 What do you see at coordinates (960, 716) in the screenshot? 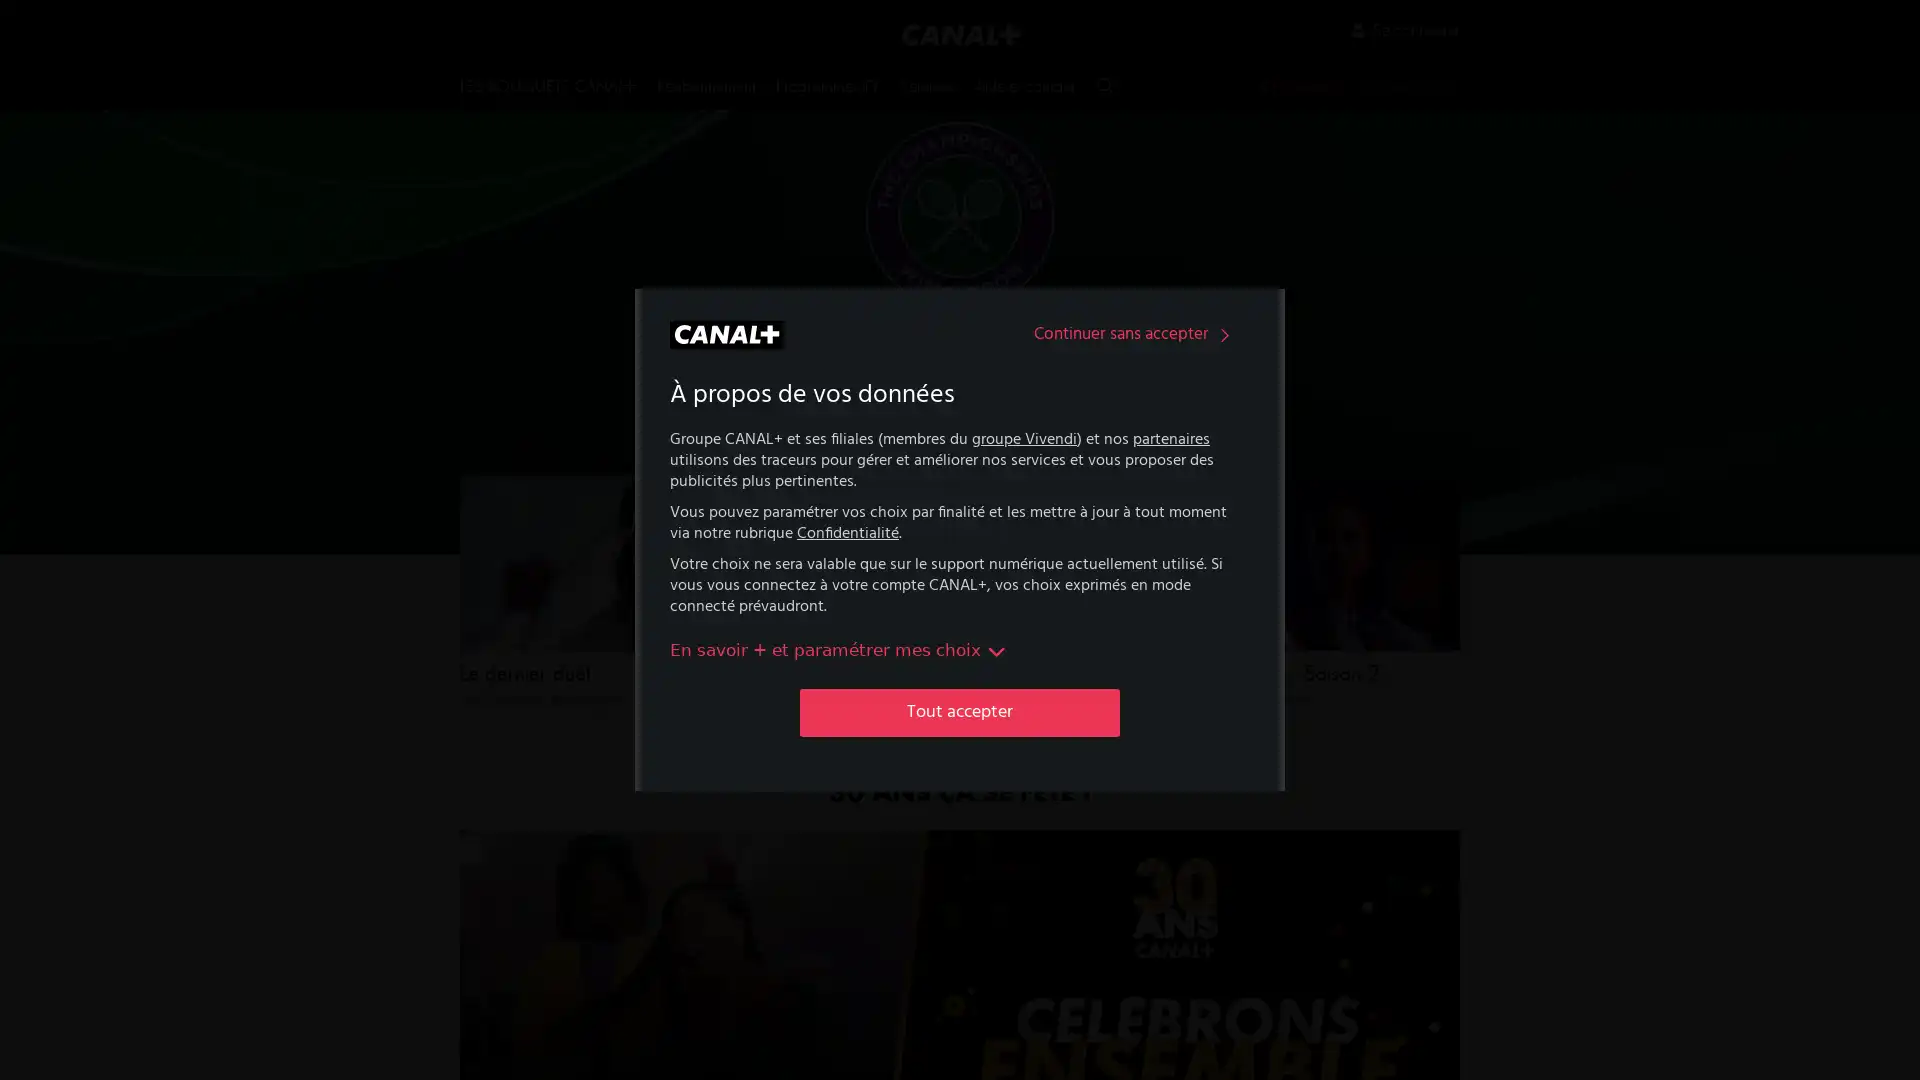
I see `Mauritanie` at bounding box center [960, 716].